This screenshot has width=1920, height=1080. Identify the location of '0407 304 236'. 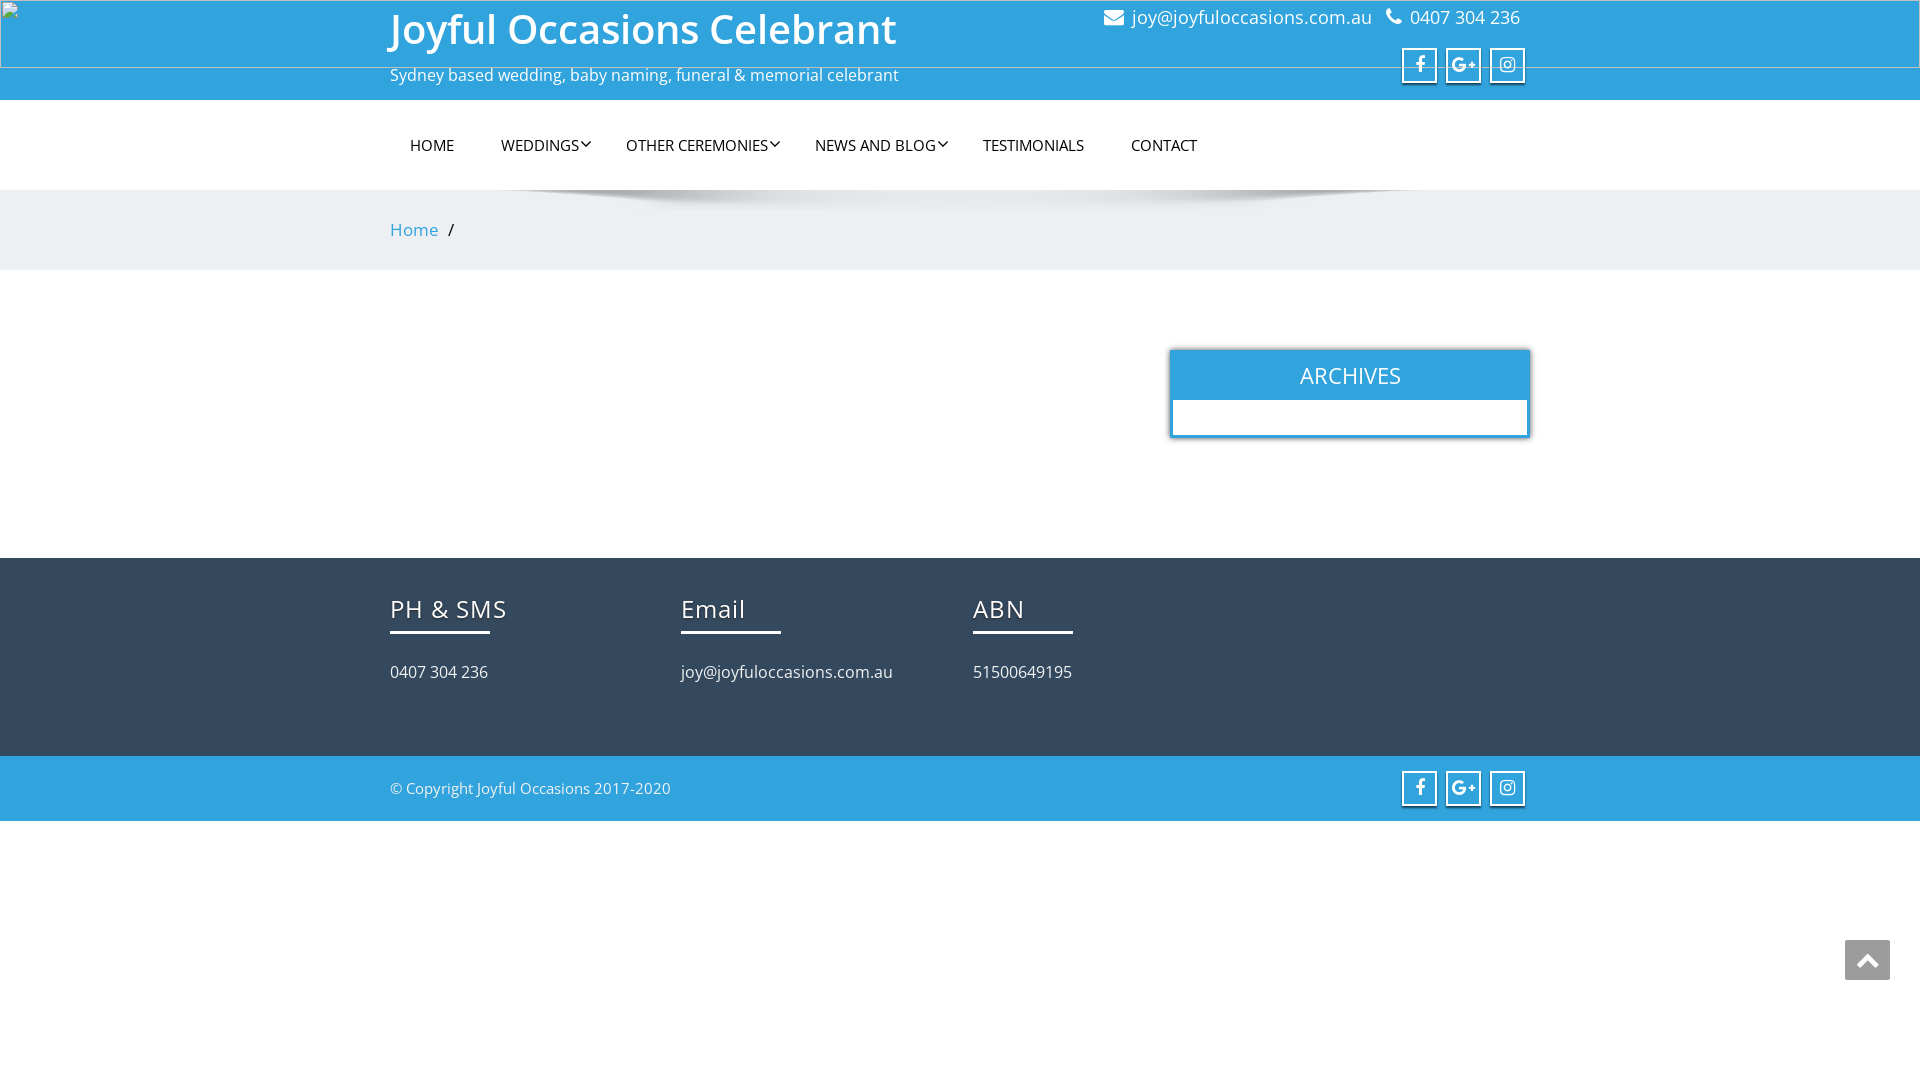
(1464, 16).